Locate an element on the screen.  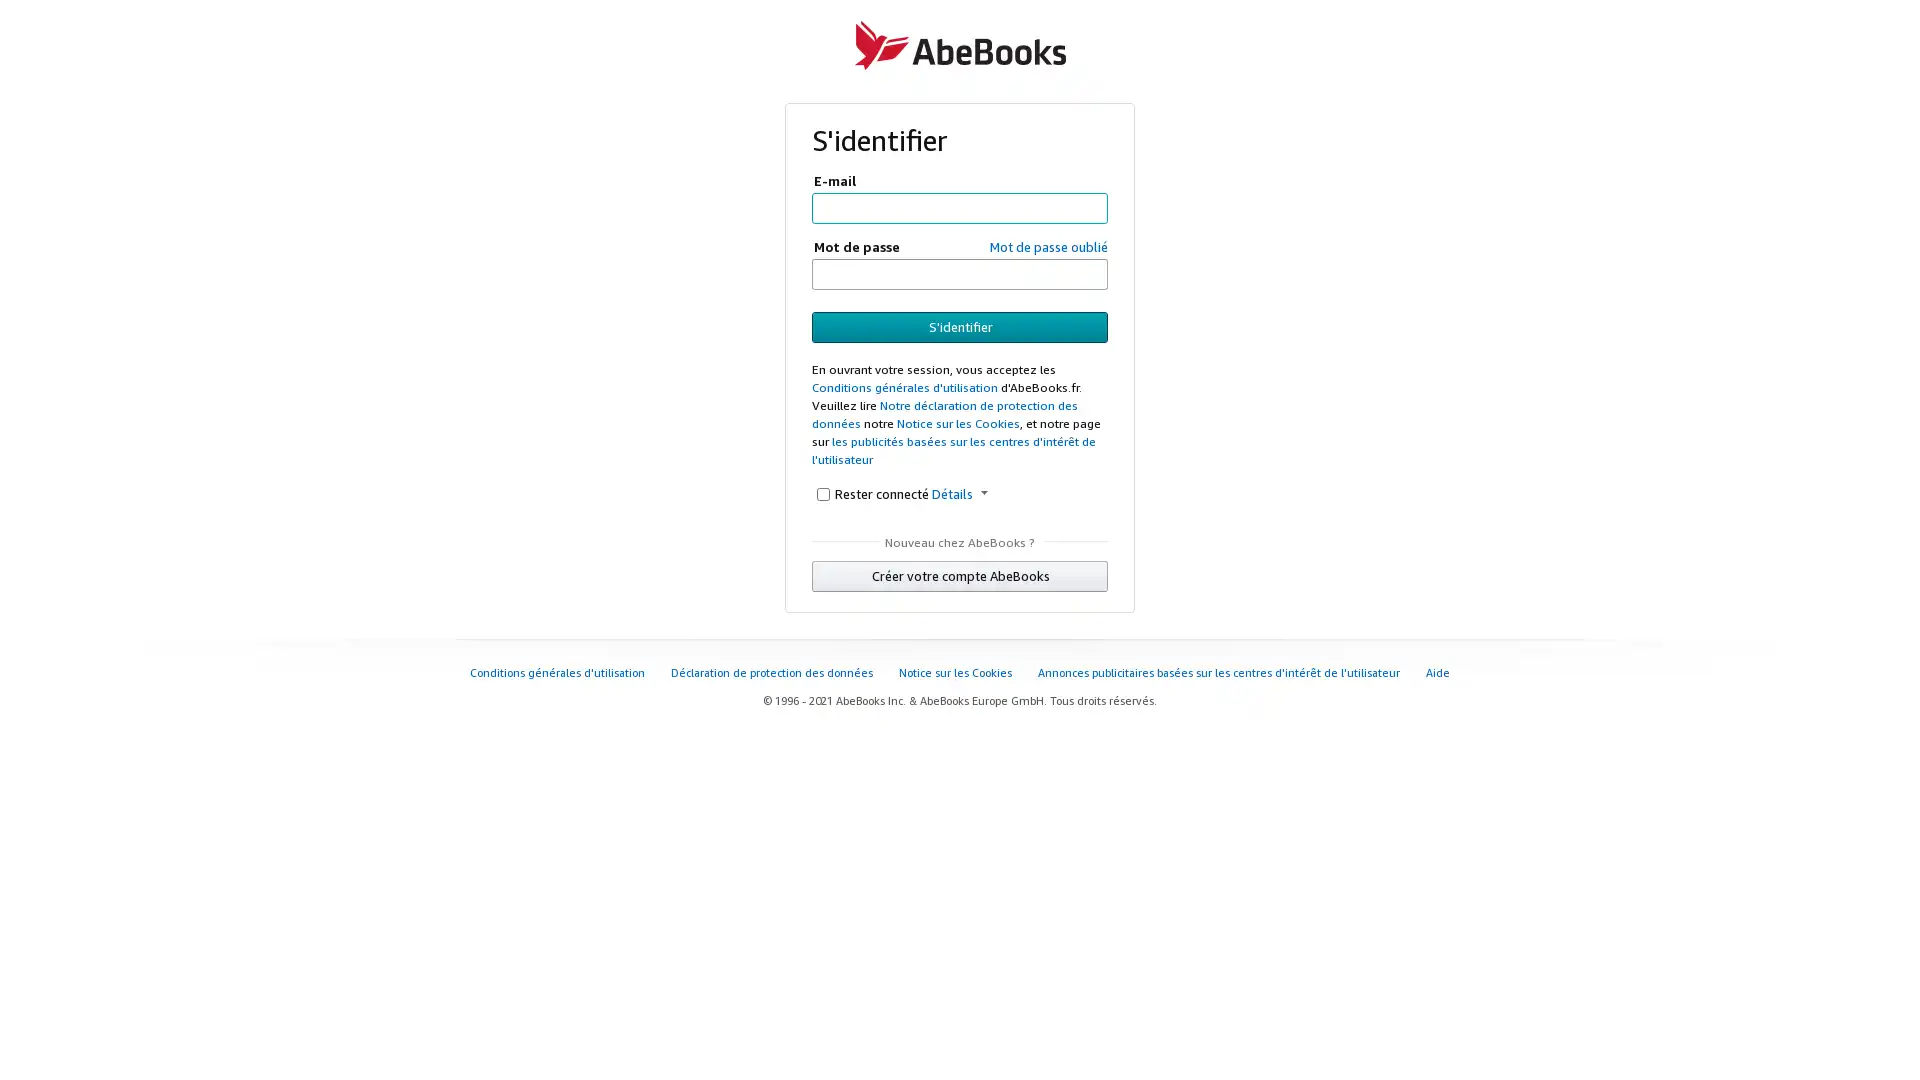
S'identifier is located at coordinates (960, 325).